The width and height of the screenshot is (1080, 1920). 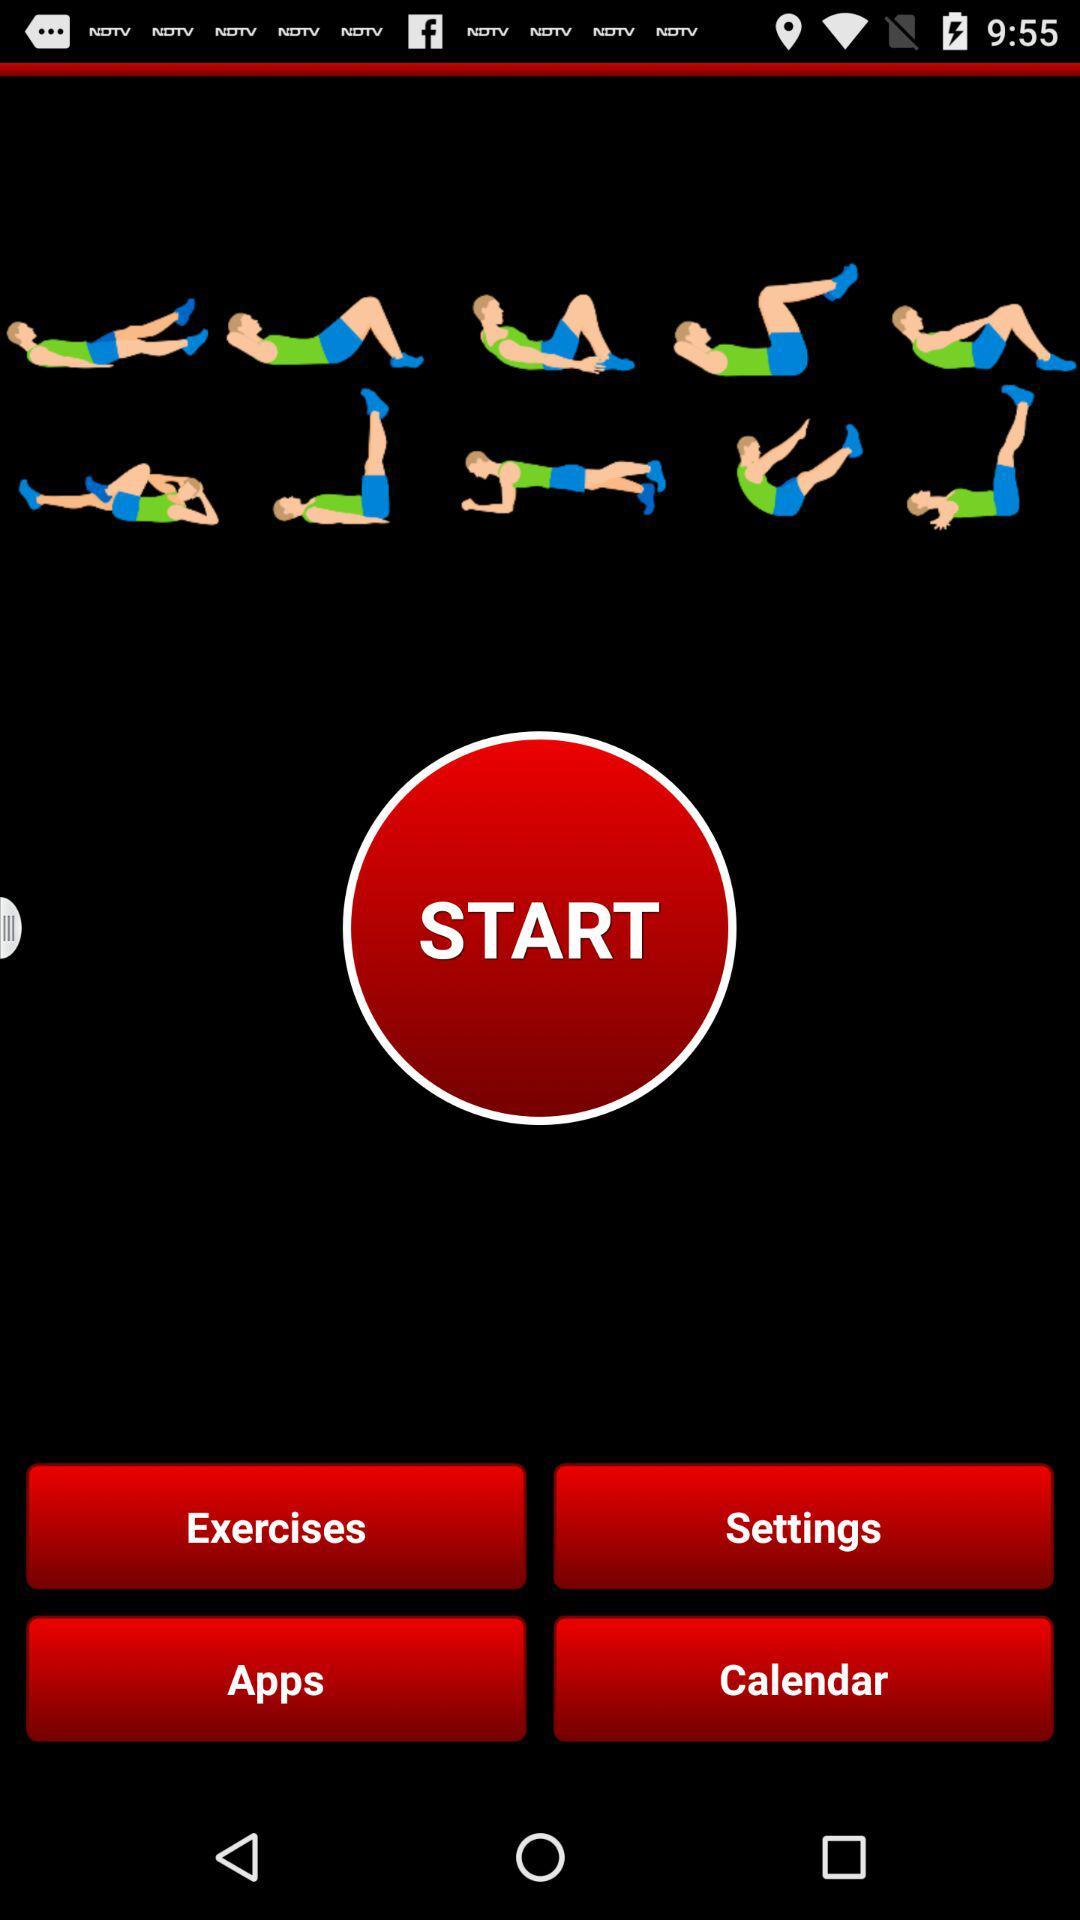 I want to click on button next to settings button, so click(x=276, y=1525).